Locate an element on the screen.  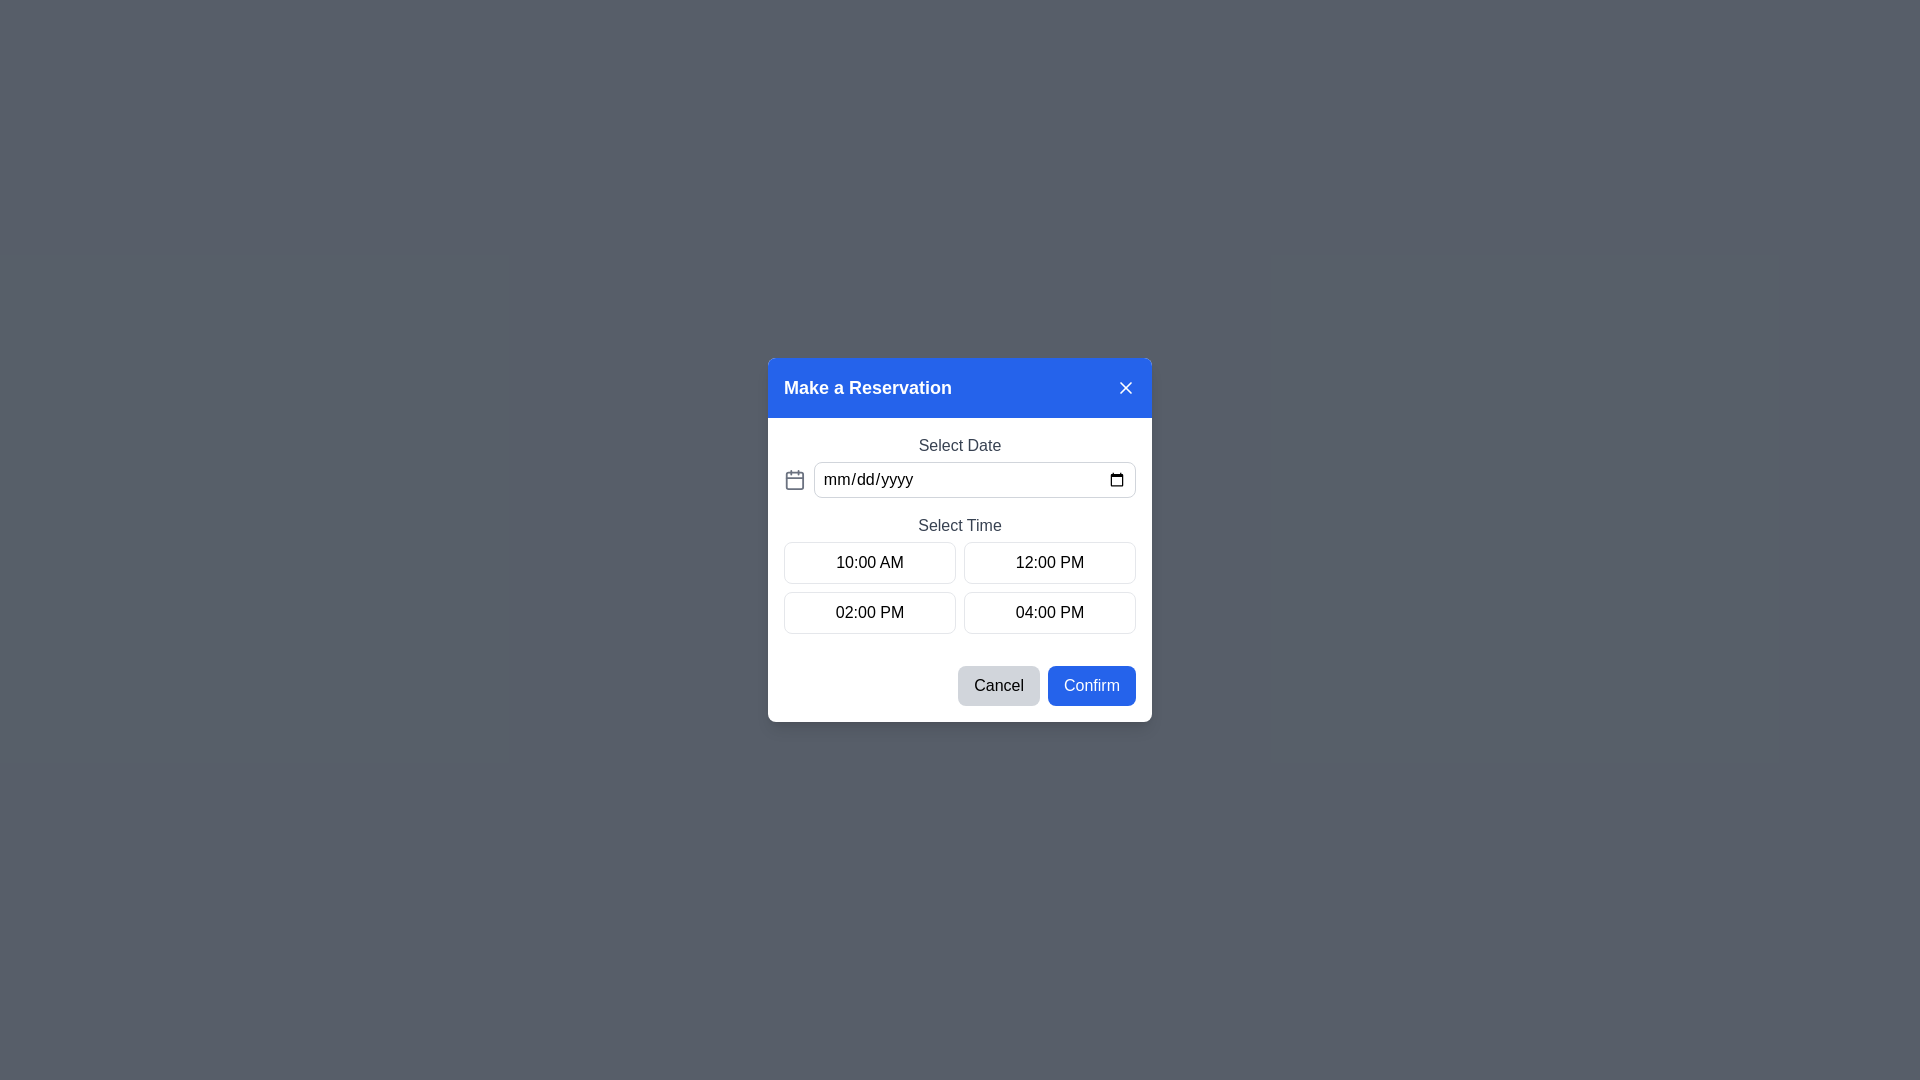
the calendar icon component, which is a rounded rectangle with a subtle gray outline, located above the 'Select Time' section in the reservation dialog box is located at coordinates (793, 480).